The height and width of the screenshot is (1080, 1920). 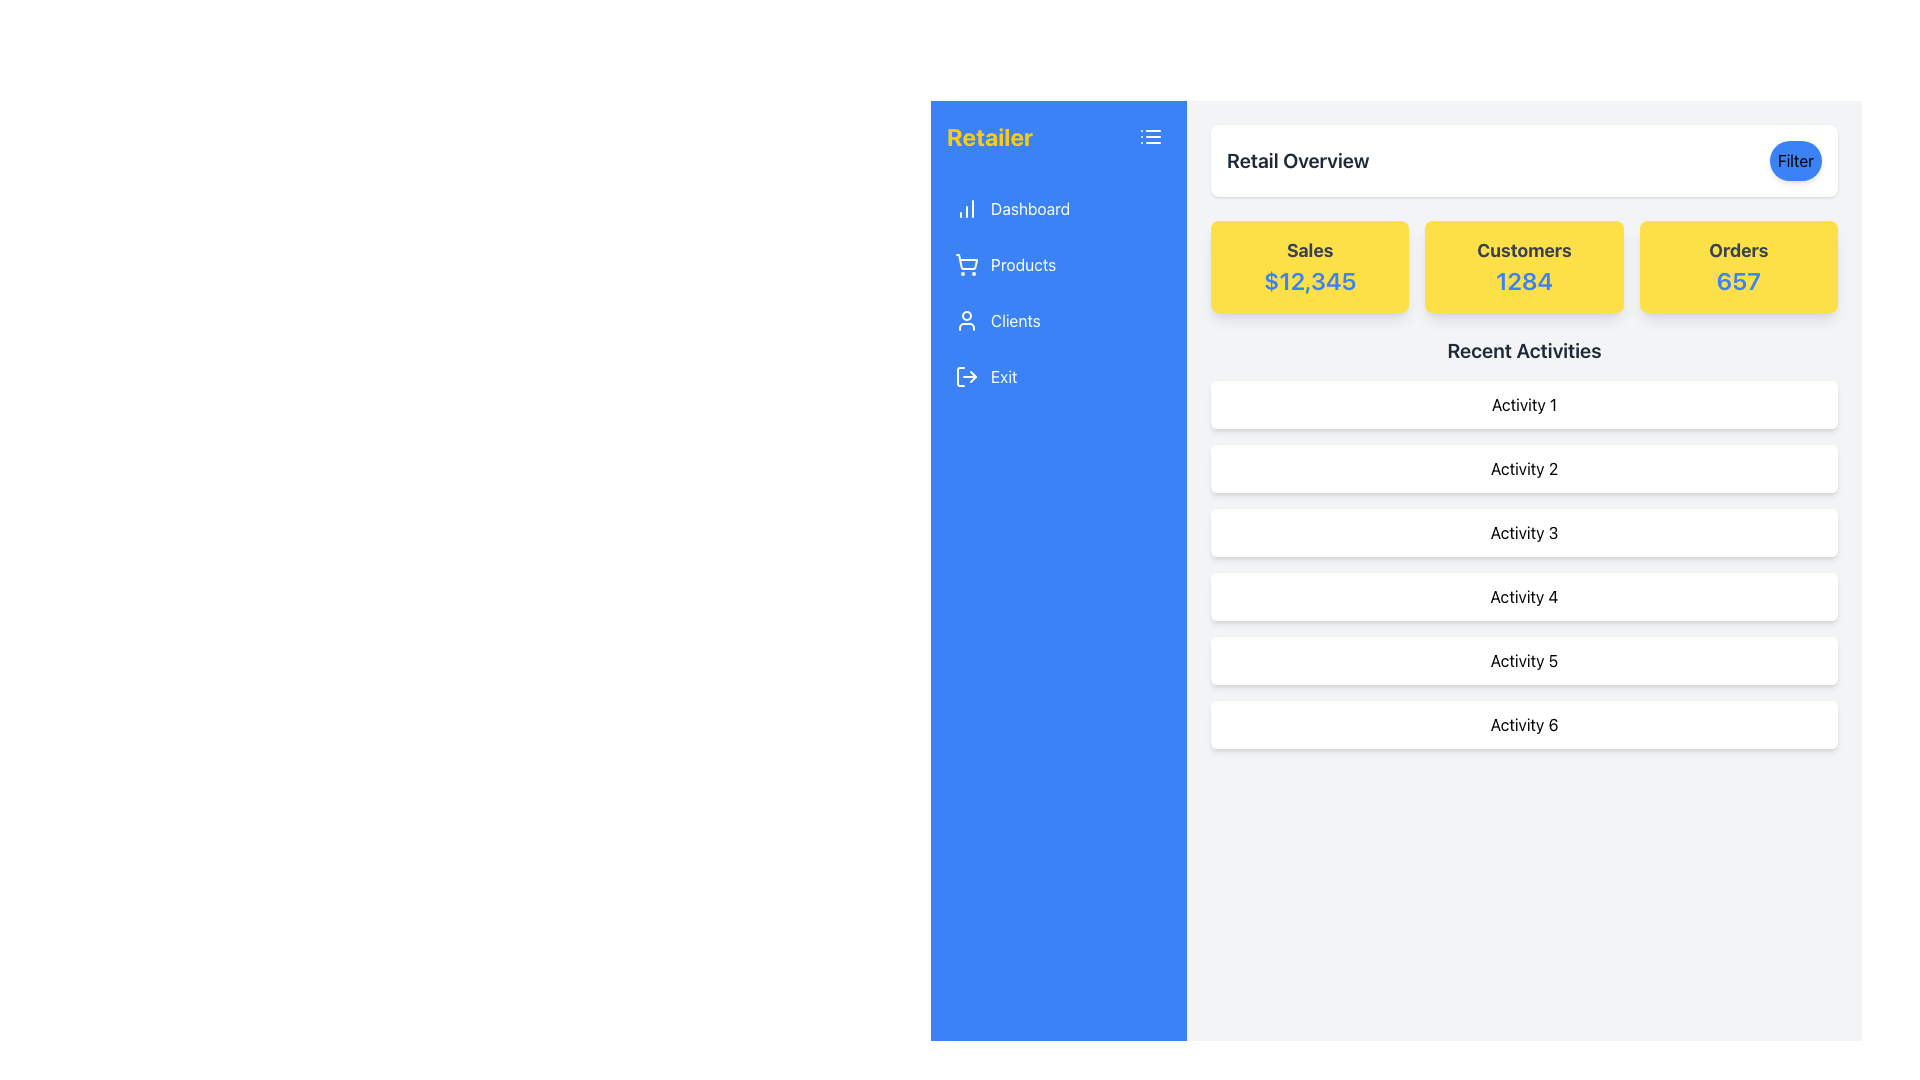 What do you see at coordinates (1737, 281) in the screenshot?
I see `the prominent blue numeral value '657' displayed in a large font size within a rectangular yellow background, positioned beneath the smaller text 'Orders'` at bounding box center [1737, 281].